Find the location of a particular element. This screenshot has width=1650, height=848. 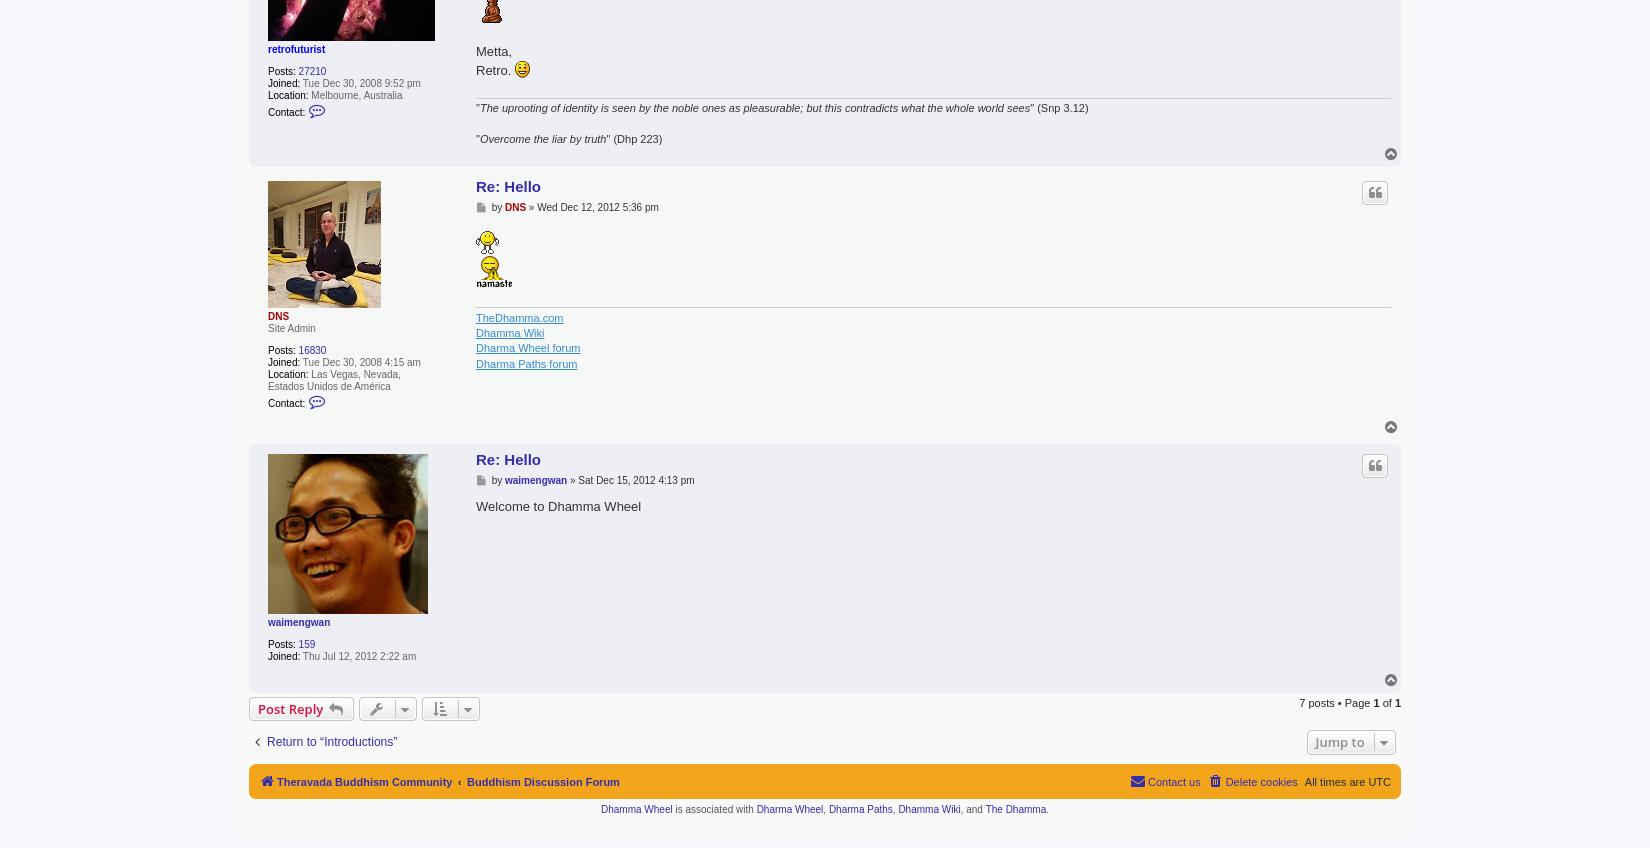

'The Dhamma' is located at coordinates (1015, 808).